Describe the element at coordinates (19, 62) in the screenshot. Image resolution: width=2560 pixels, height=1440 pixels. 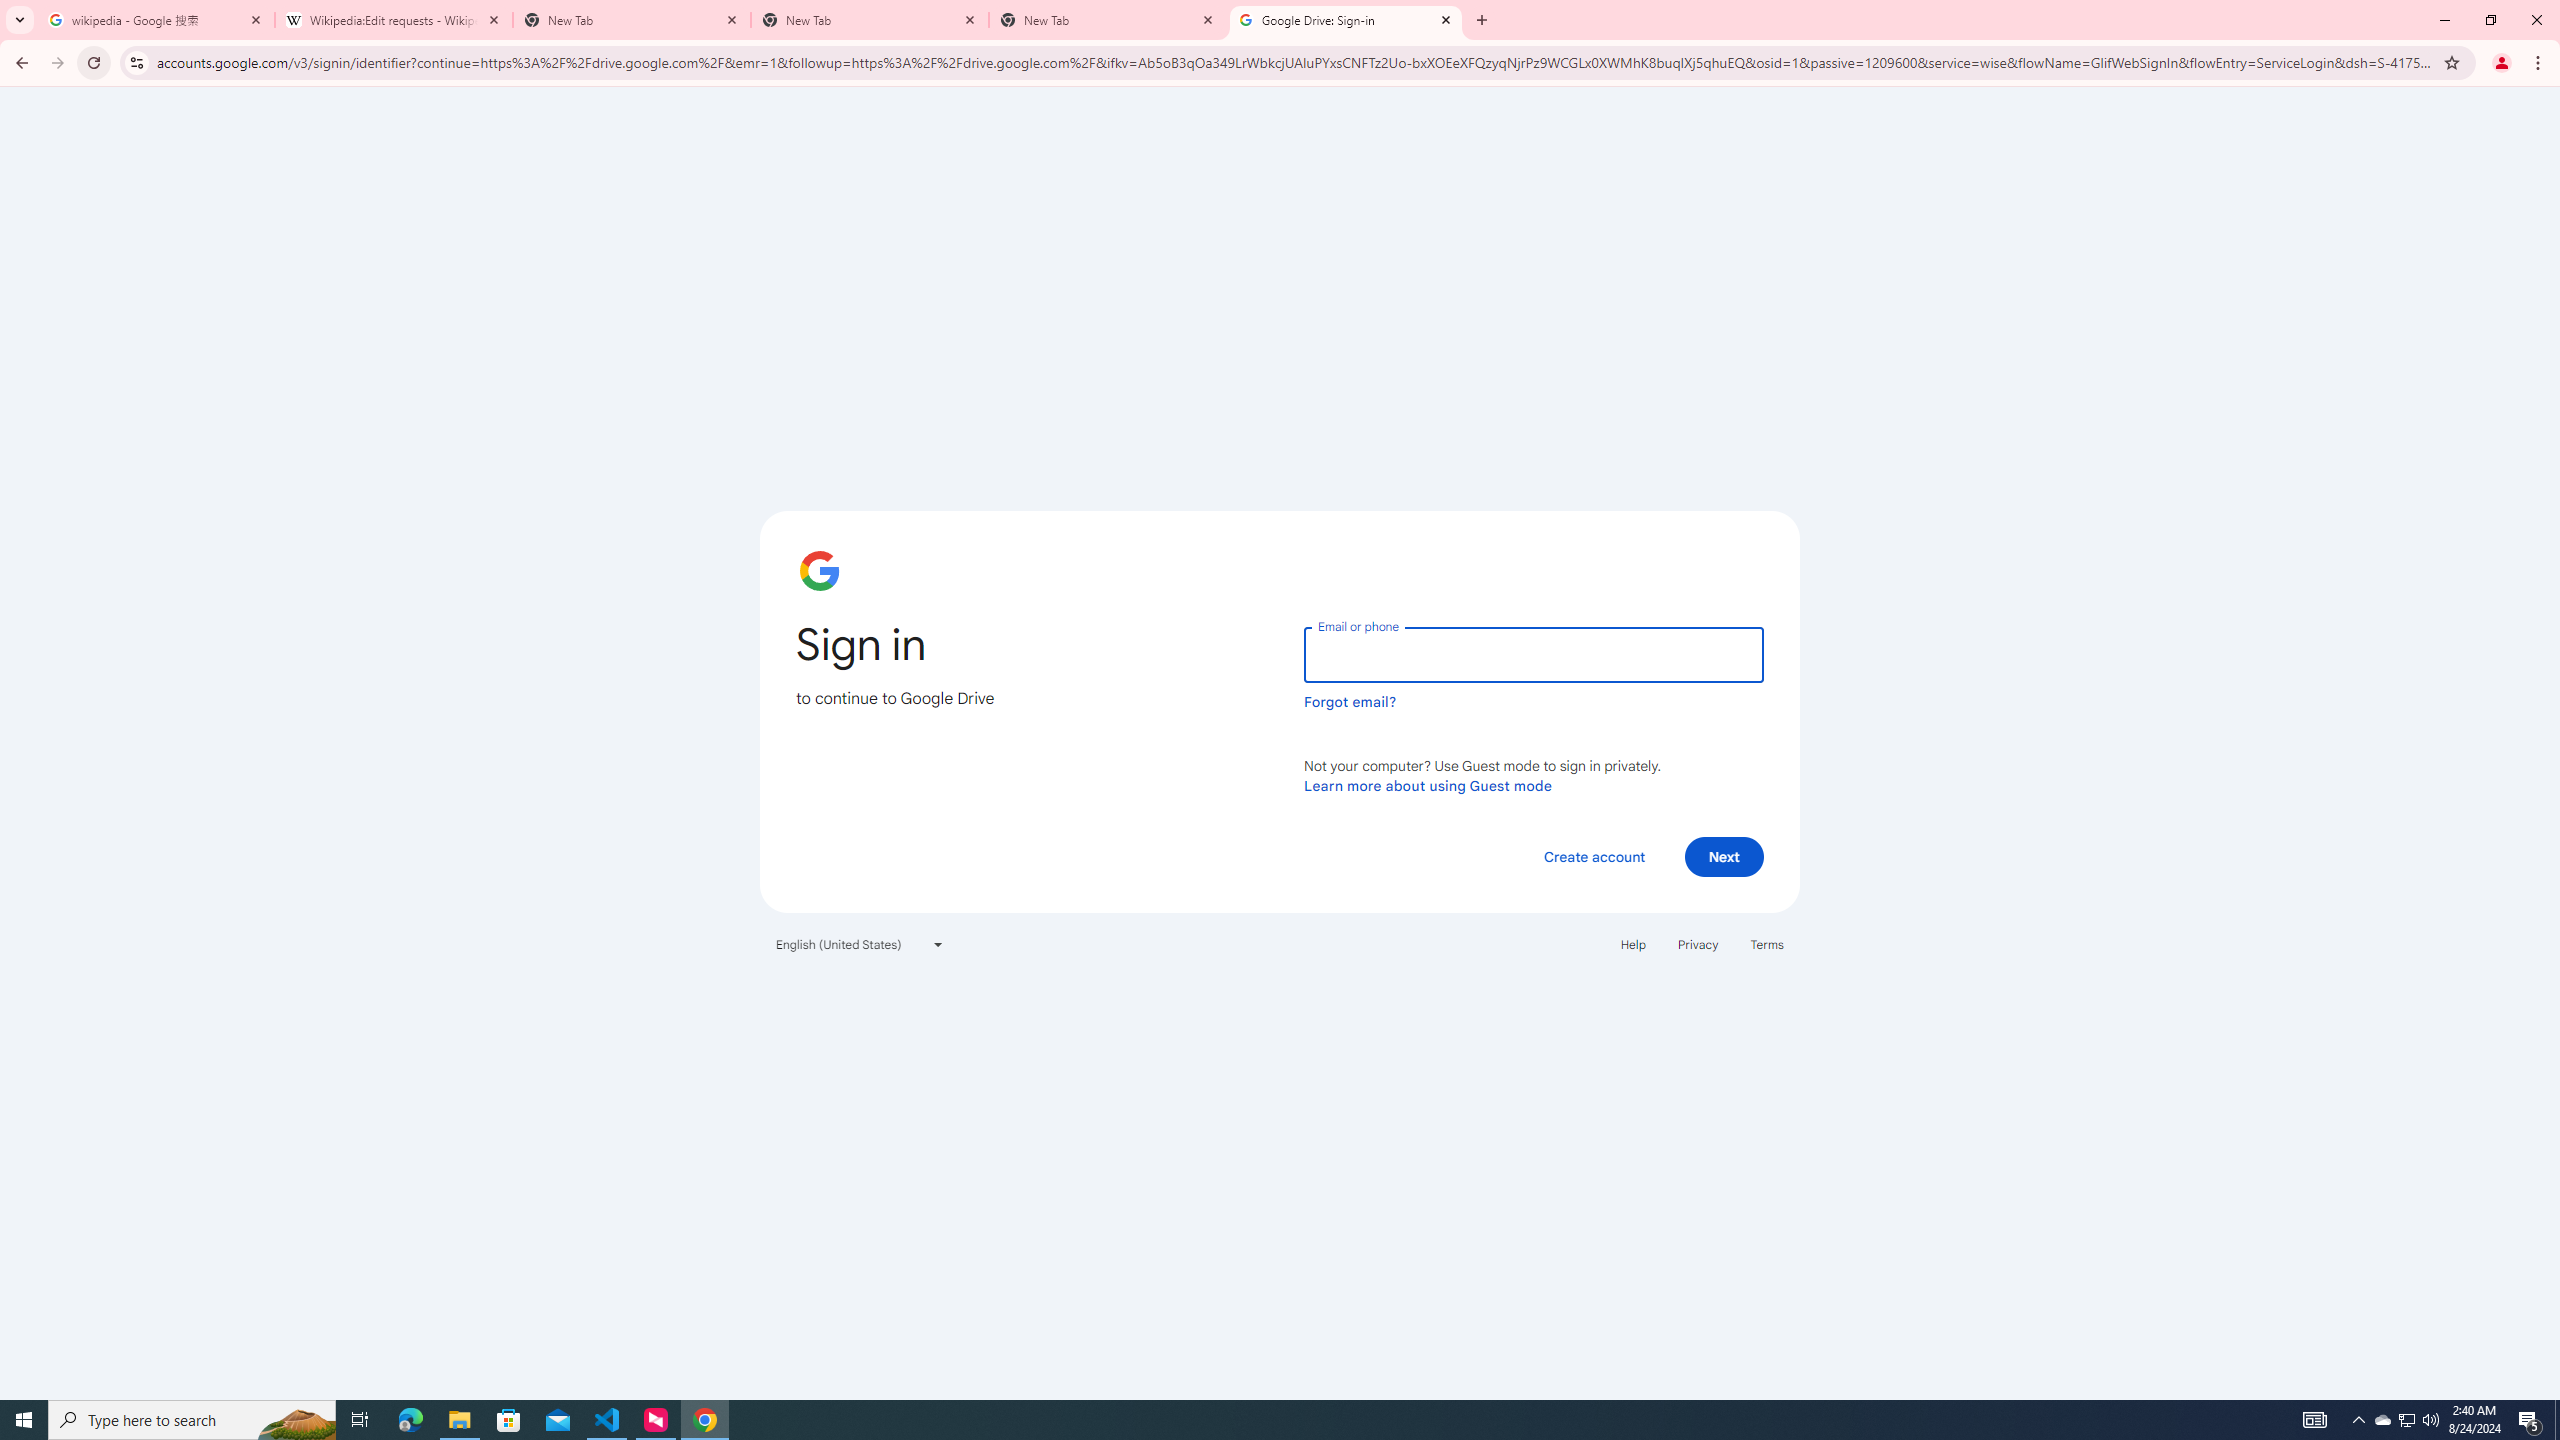
I see `'Back'` at that location.